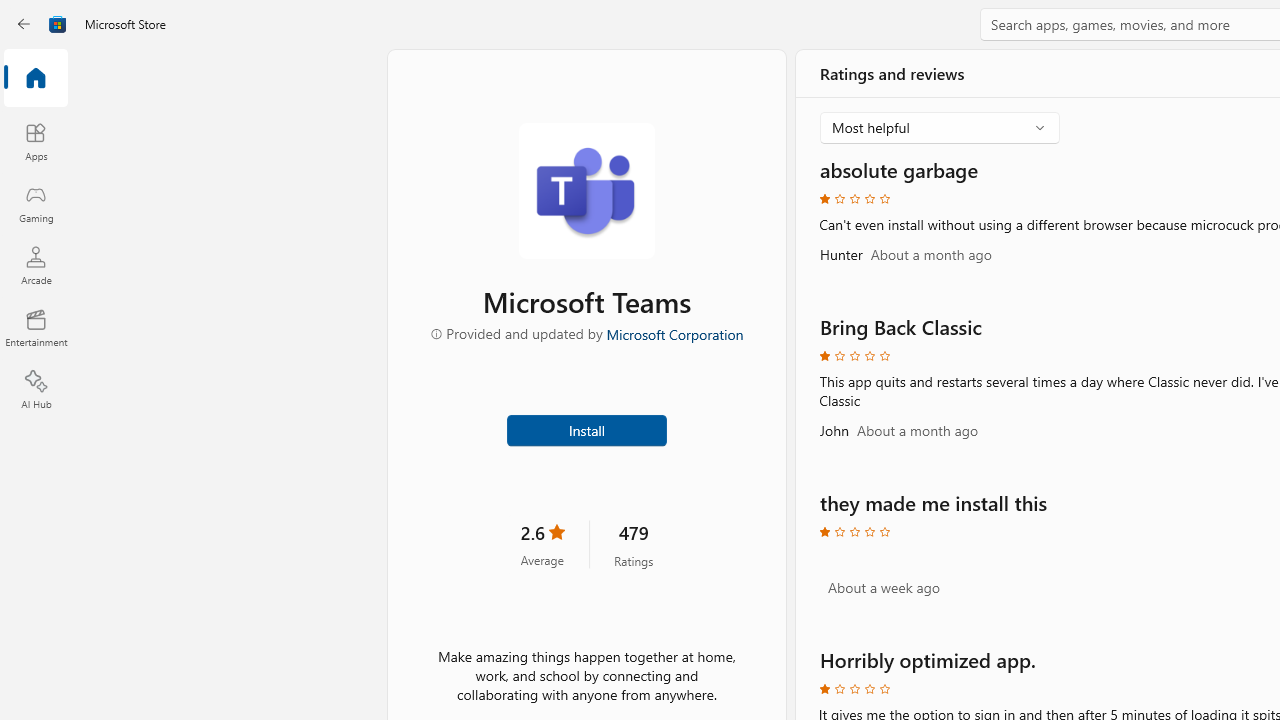 The image size is (1280, 720). What do you see at coordinates (673, 332) in the screenshot?
I see `'Microsoft Corporation'` at bounding box center [673, 332].